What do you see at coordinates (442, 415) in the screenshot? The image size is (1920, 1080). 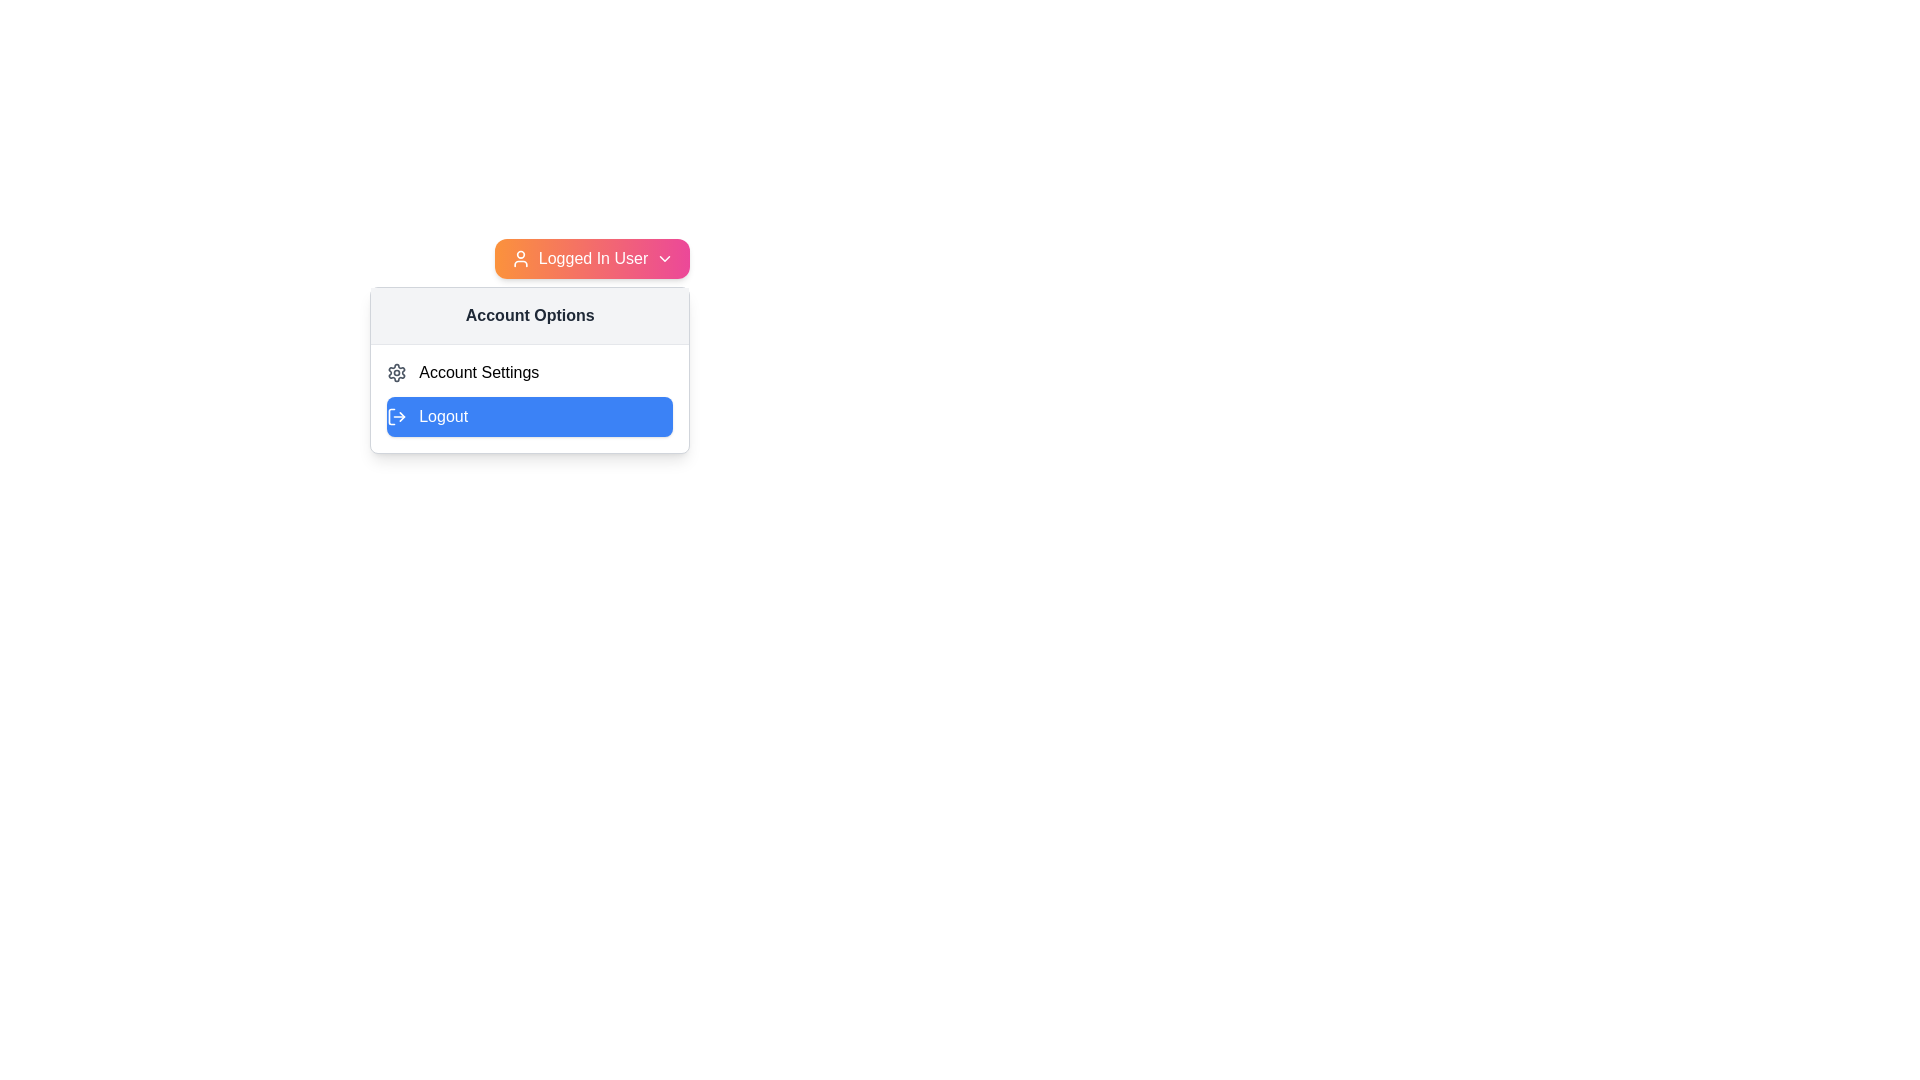 I see `the blue button containing the 'Logout' text label located in the 'Account Options' section underneath 'Account Settings'` at bounding box center [442, 415].